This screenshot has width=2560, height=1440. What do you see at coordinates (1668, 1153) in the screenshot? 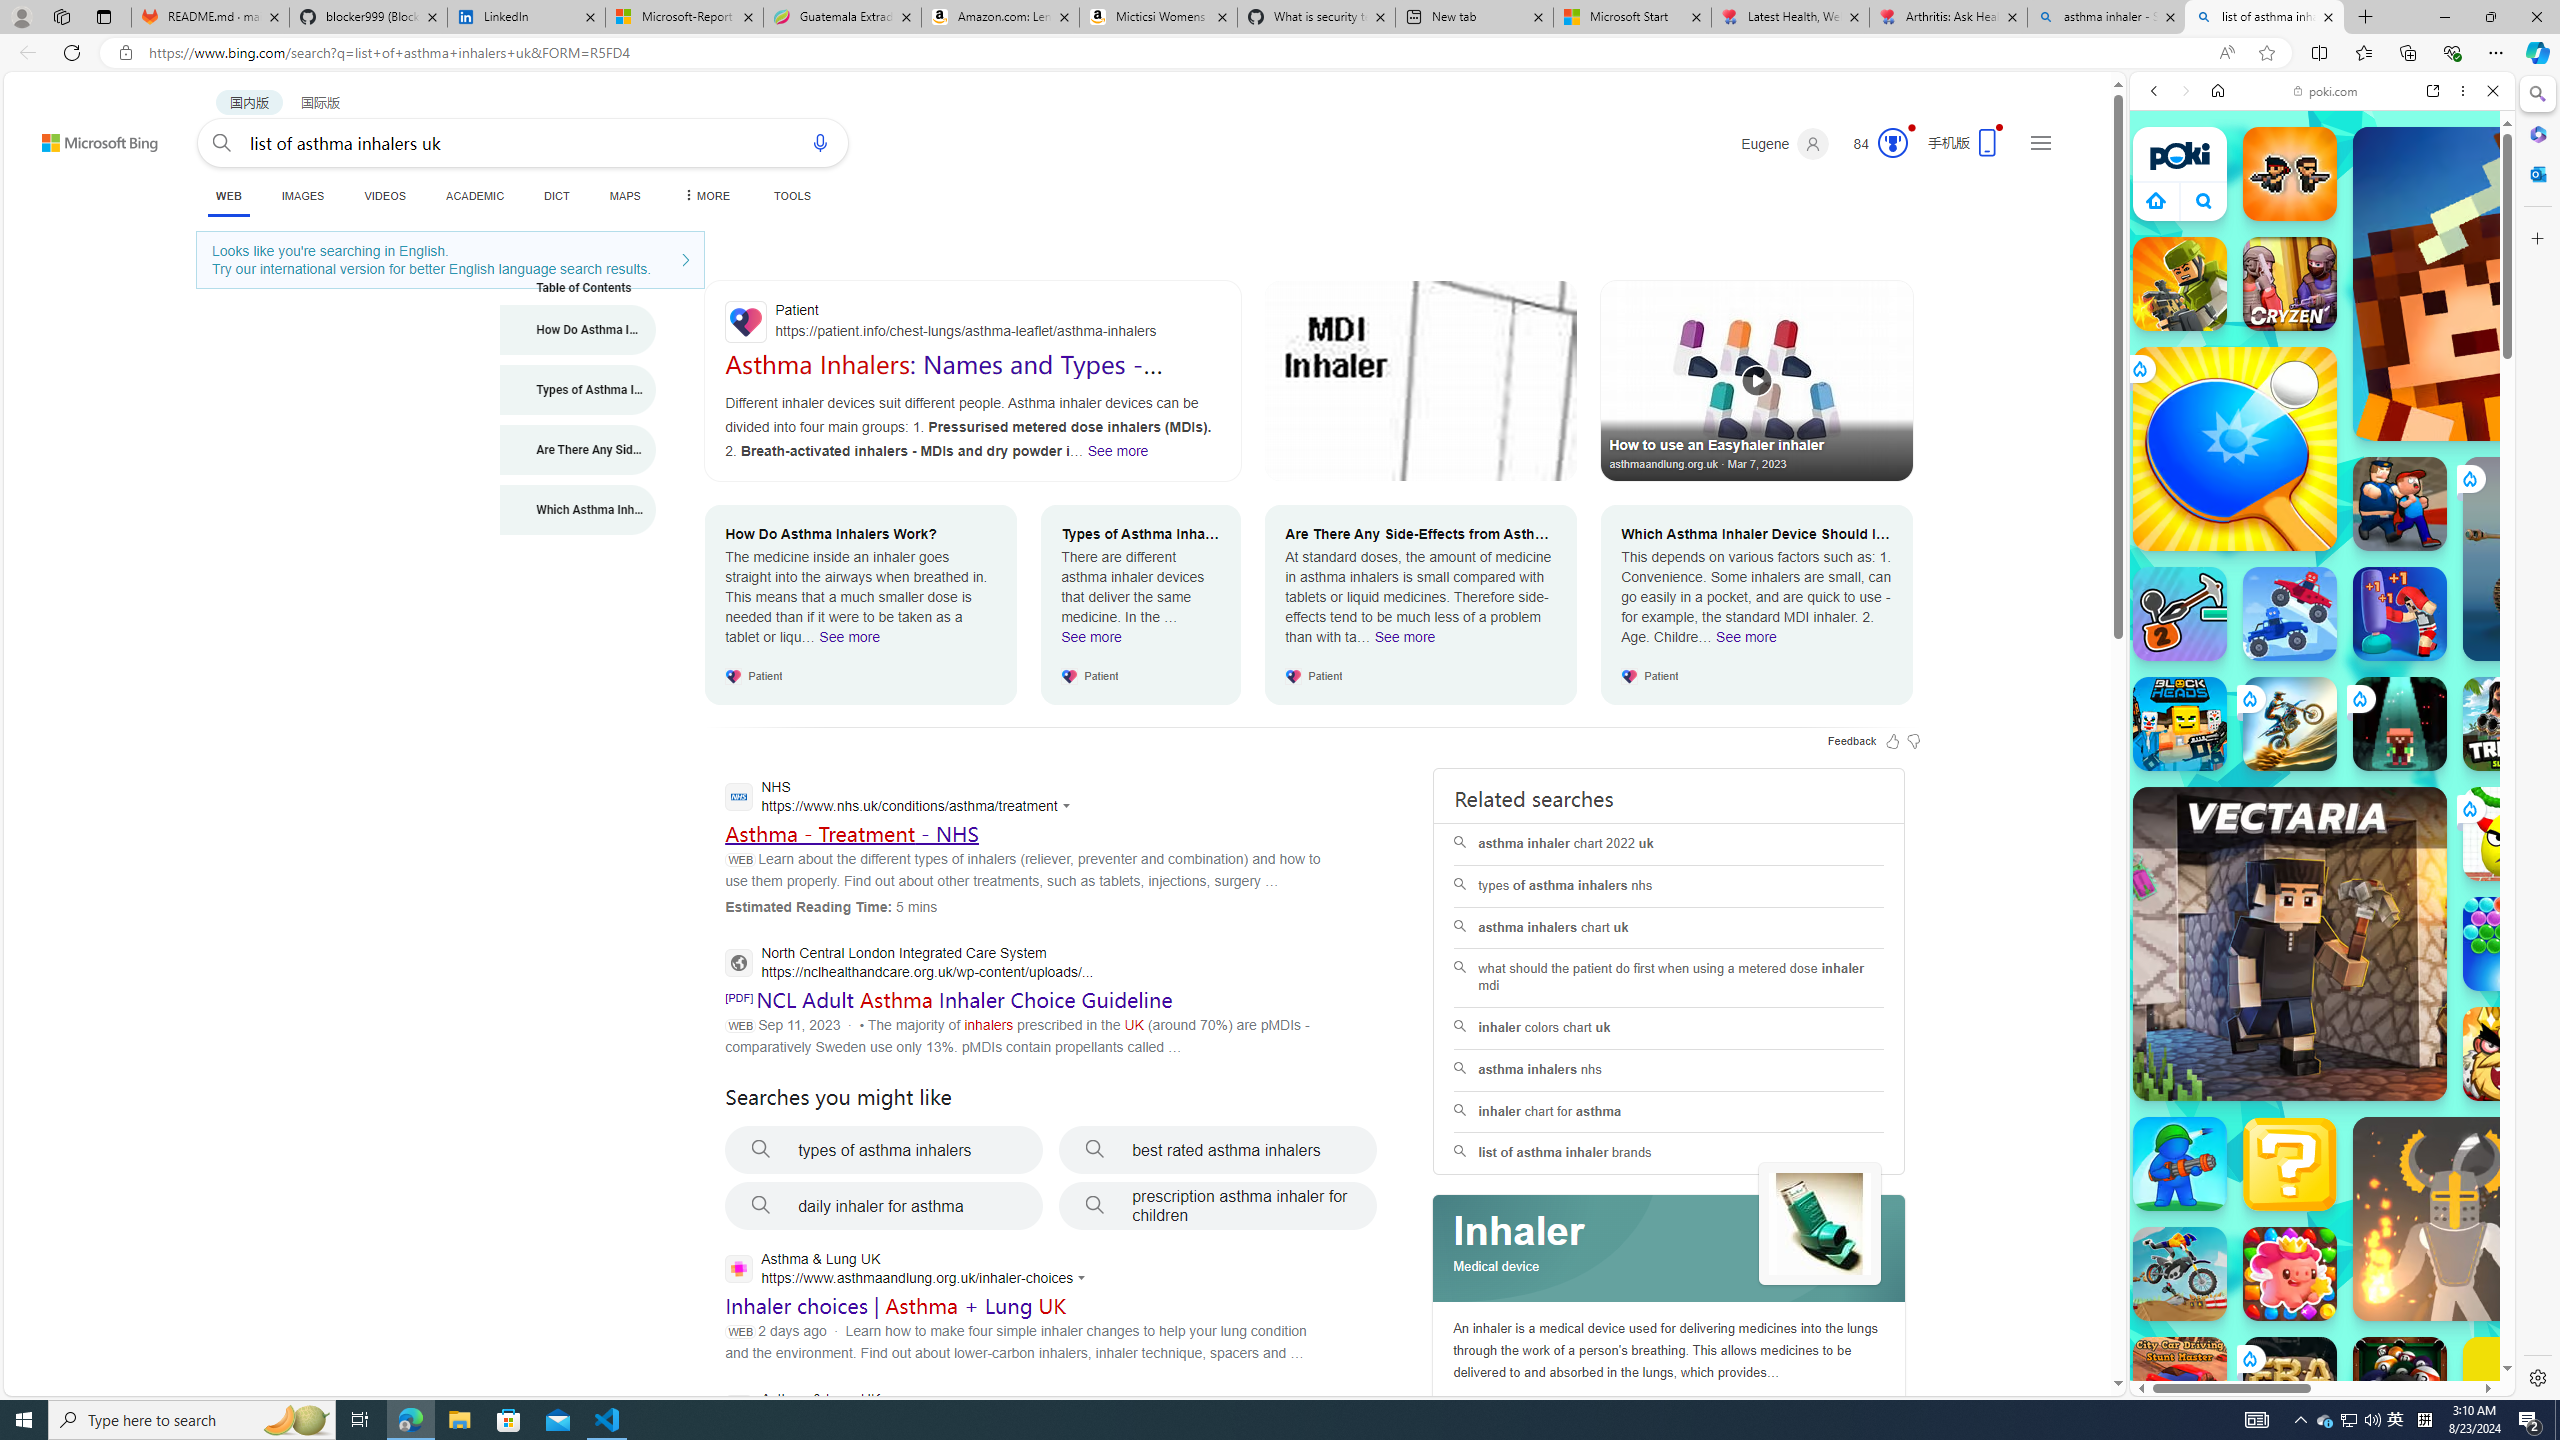
I see `'list of asthma inhaler brands'` at bounding box center [1668, 1153].